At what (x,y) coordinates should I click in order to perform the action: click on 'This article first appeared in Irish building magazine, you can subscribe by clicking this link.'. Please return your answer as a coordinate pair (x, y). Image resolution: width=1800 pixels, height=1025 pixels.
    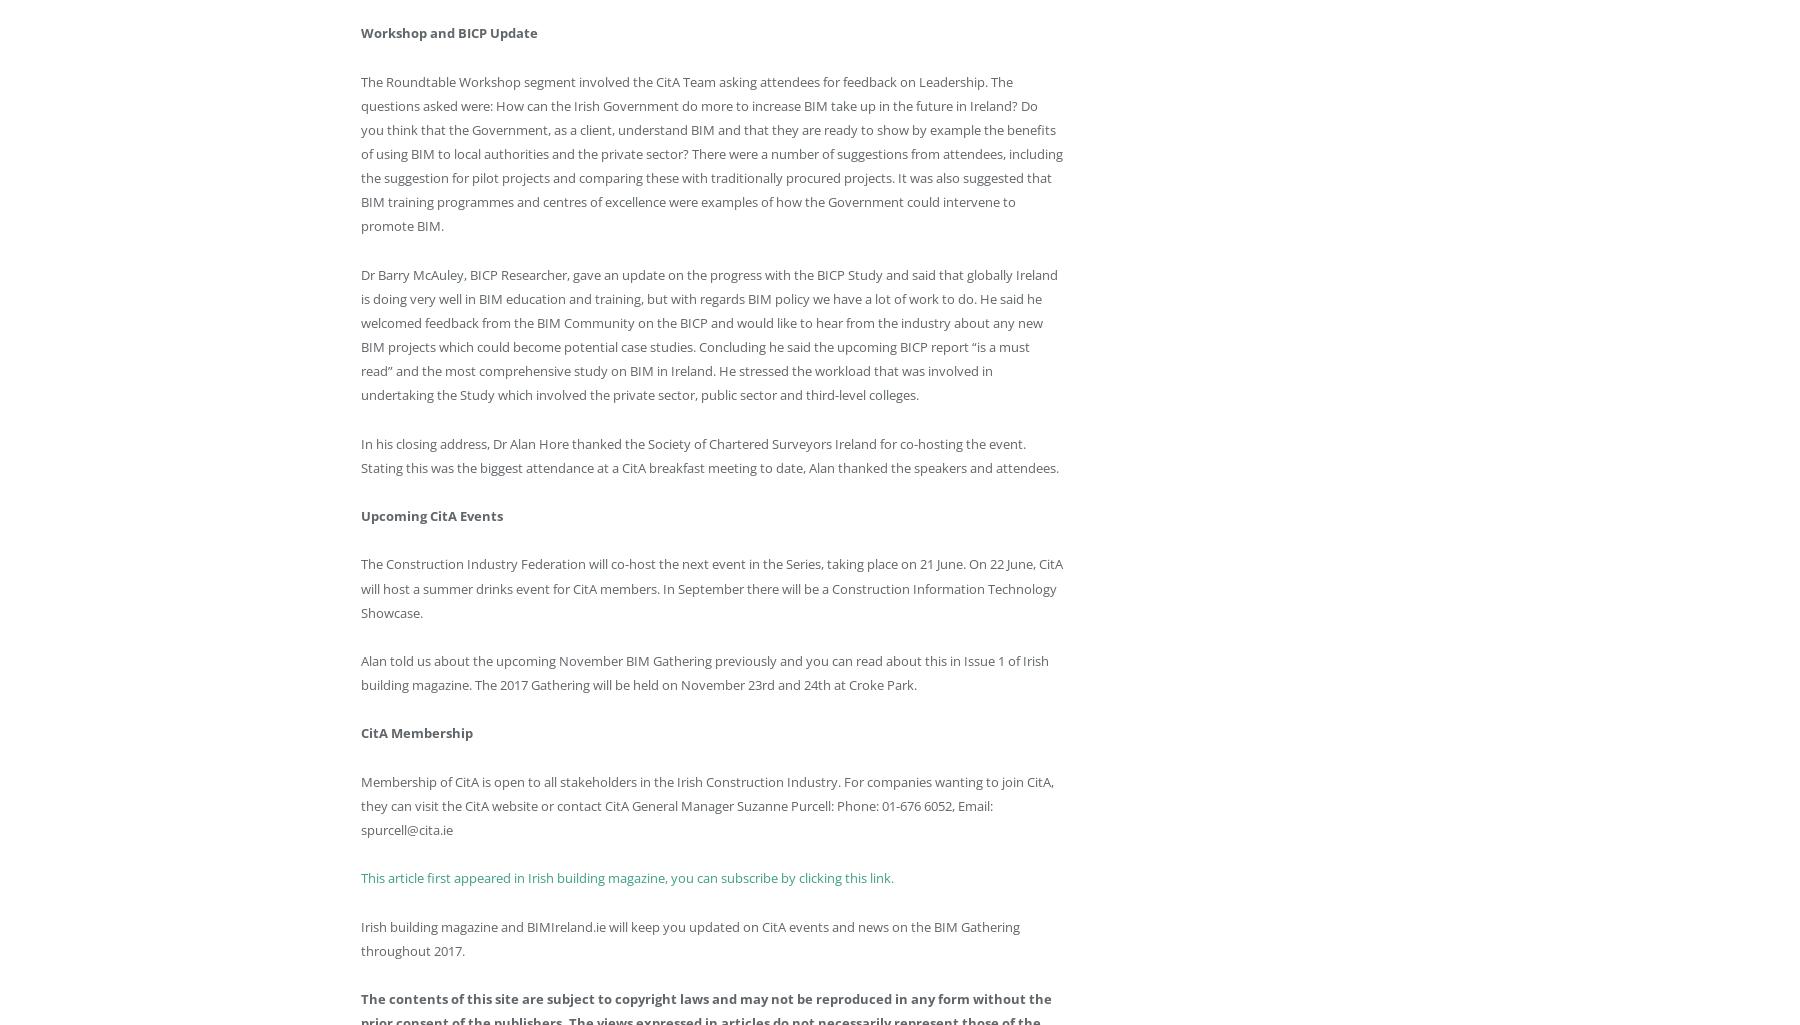
    Looking at the image, I should click on (628, 878).